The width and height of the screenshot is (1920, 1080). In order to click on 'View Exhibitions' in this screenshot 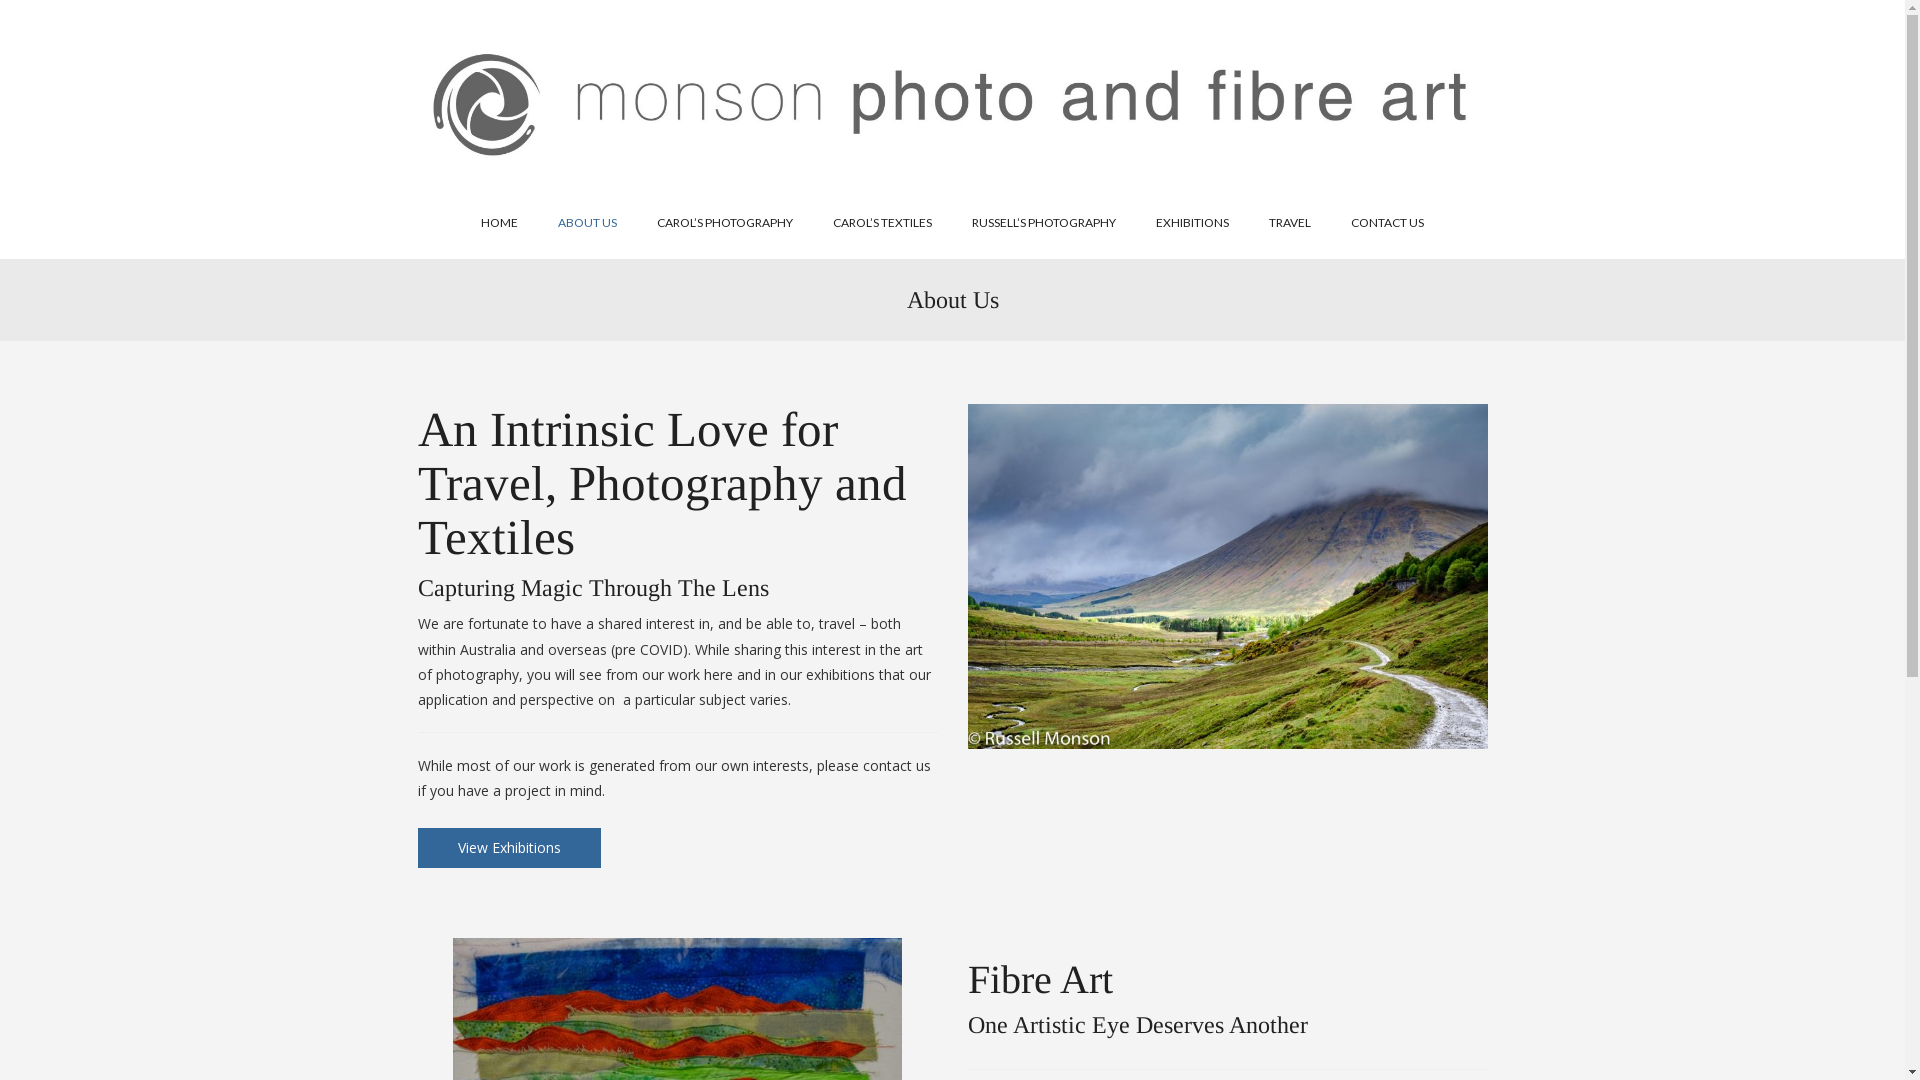, I will do `click(509, 848)`.